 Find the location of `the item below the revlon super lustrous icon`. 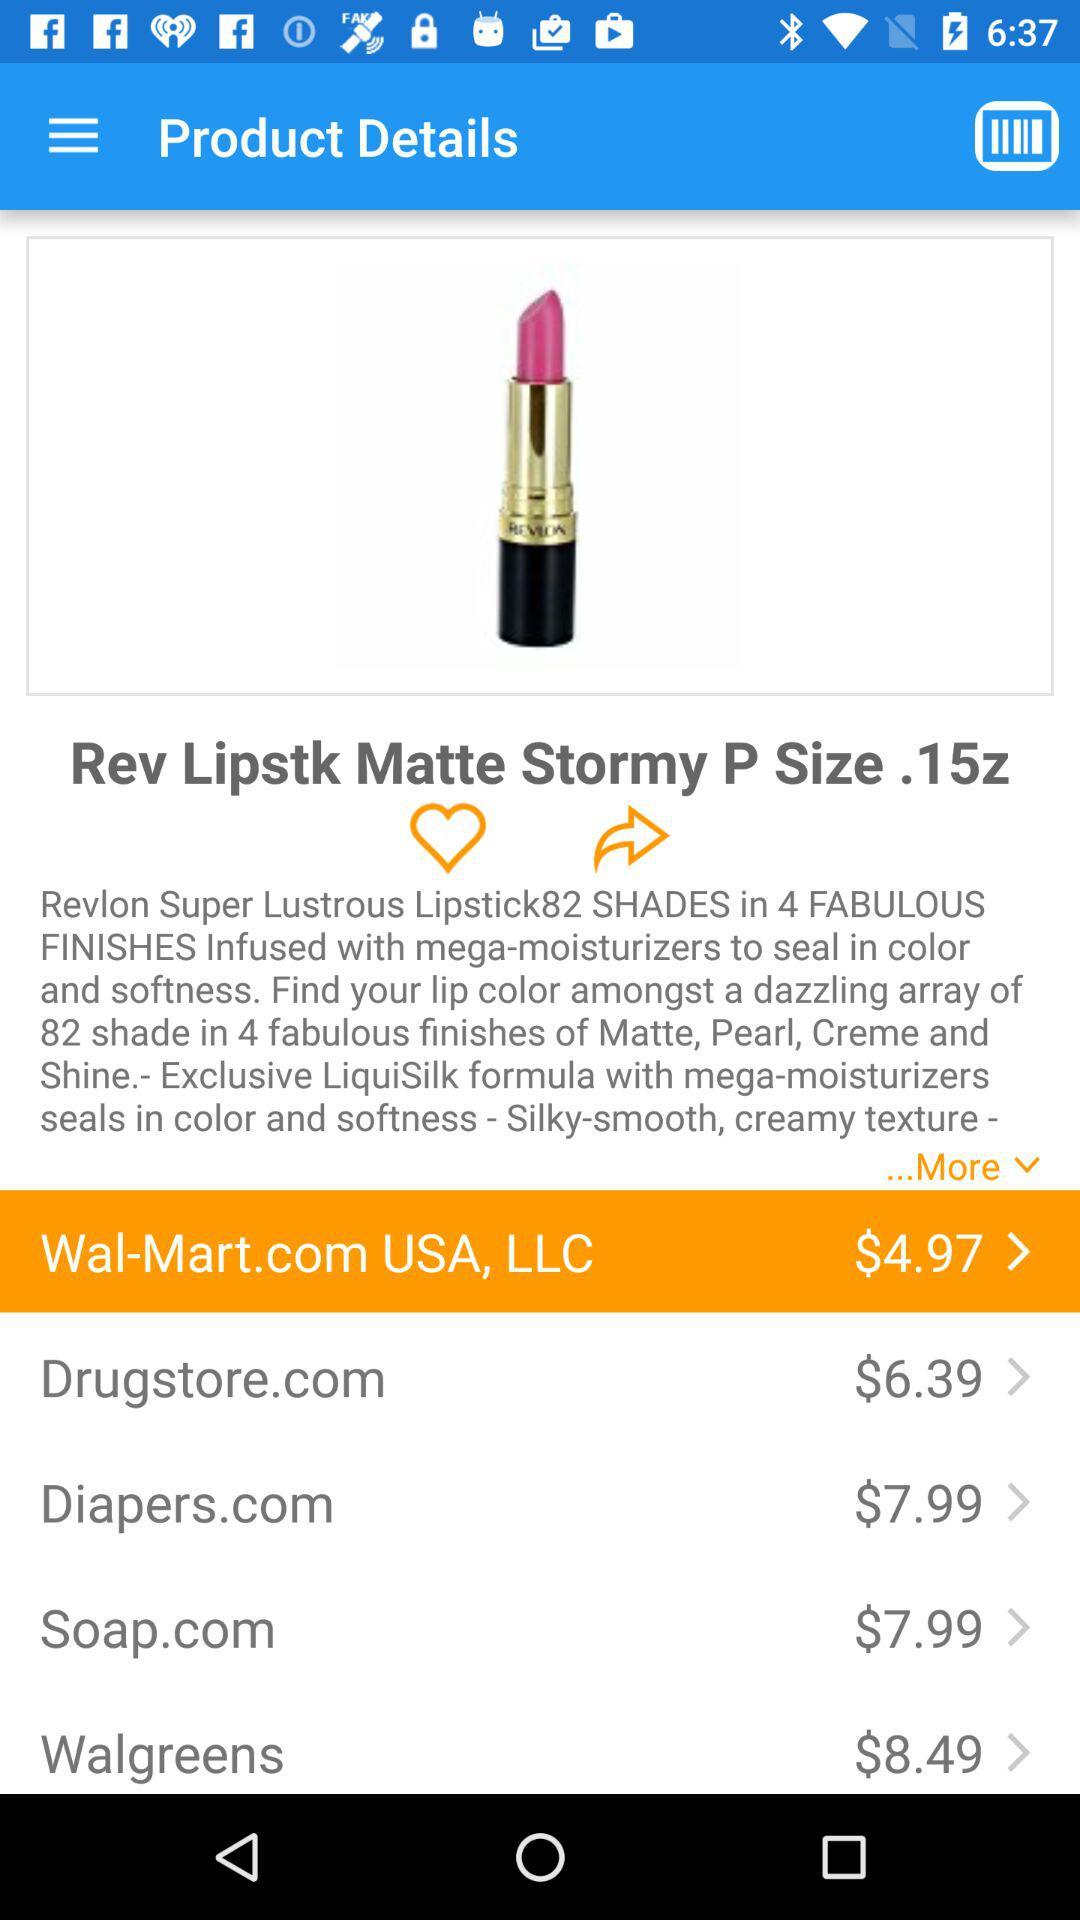

the item below the revlon super lustrous icon is located at coordinates (425, 1250).